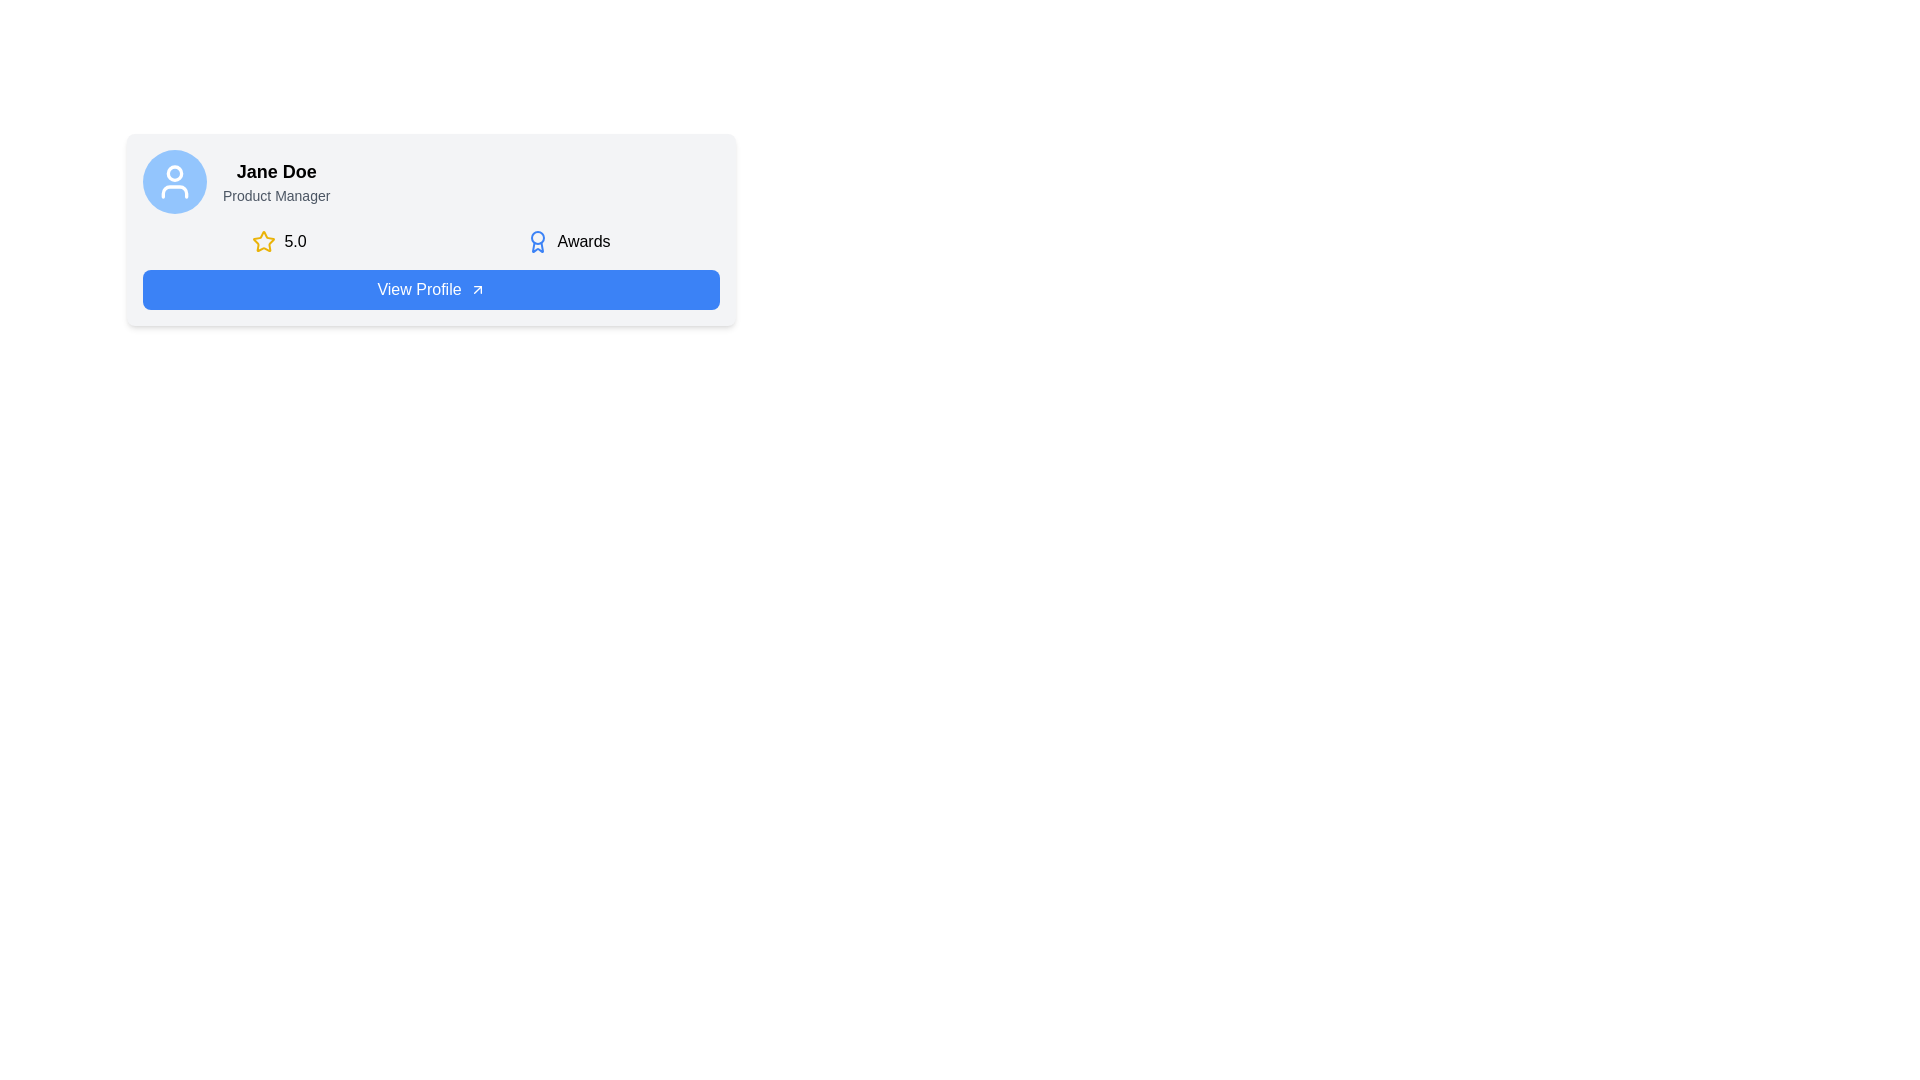 Image resolution: width=1920 pixels, height=1080 pixels. Describe the element at coordinates (537, 241) in the screenshot. I see `the decorative SVG icon representing 'Awards' located to the left of the text 'Awards' in the user profile summary` at that location.